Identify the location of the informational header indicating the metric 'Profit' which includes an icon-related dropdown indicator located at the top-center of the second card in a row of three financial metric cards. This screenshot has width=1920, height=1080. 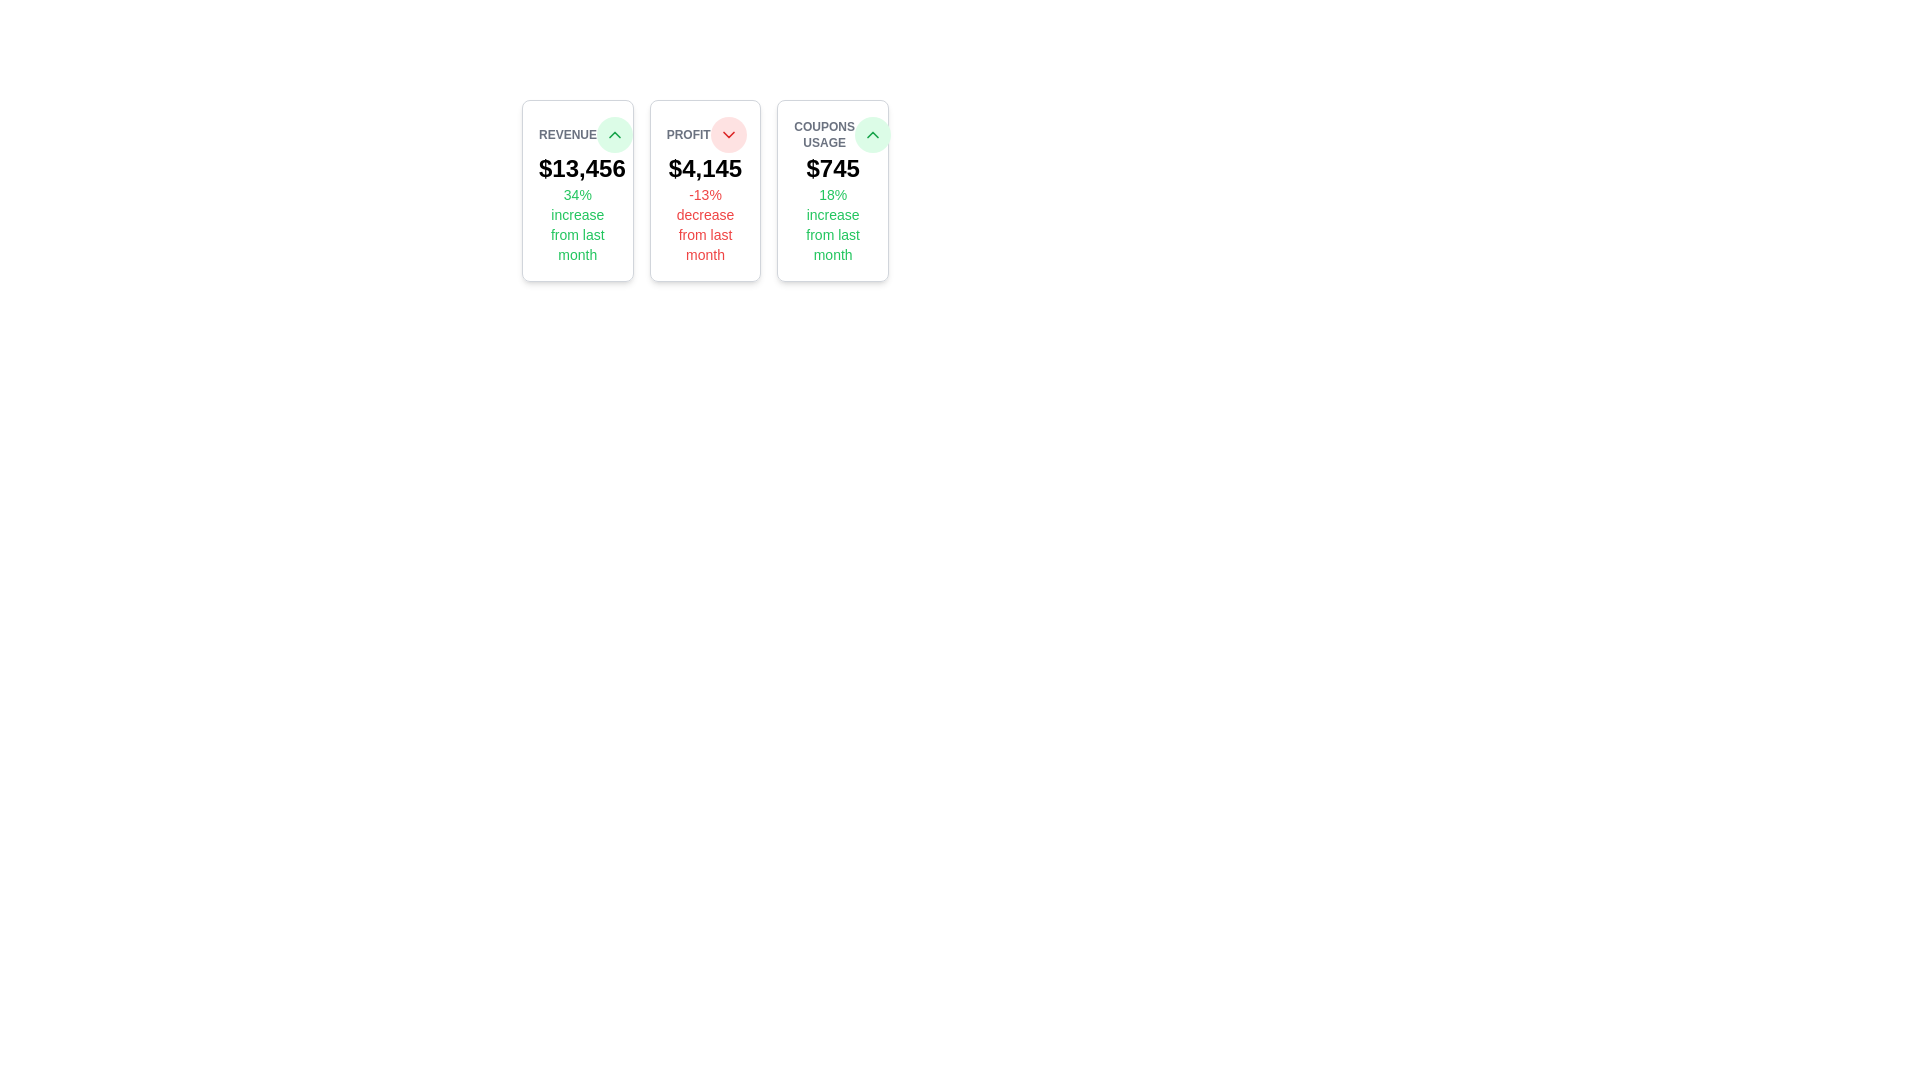
(705, 135).